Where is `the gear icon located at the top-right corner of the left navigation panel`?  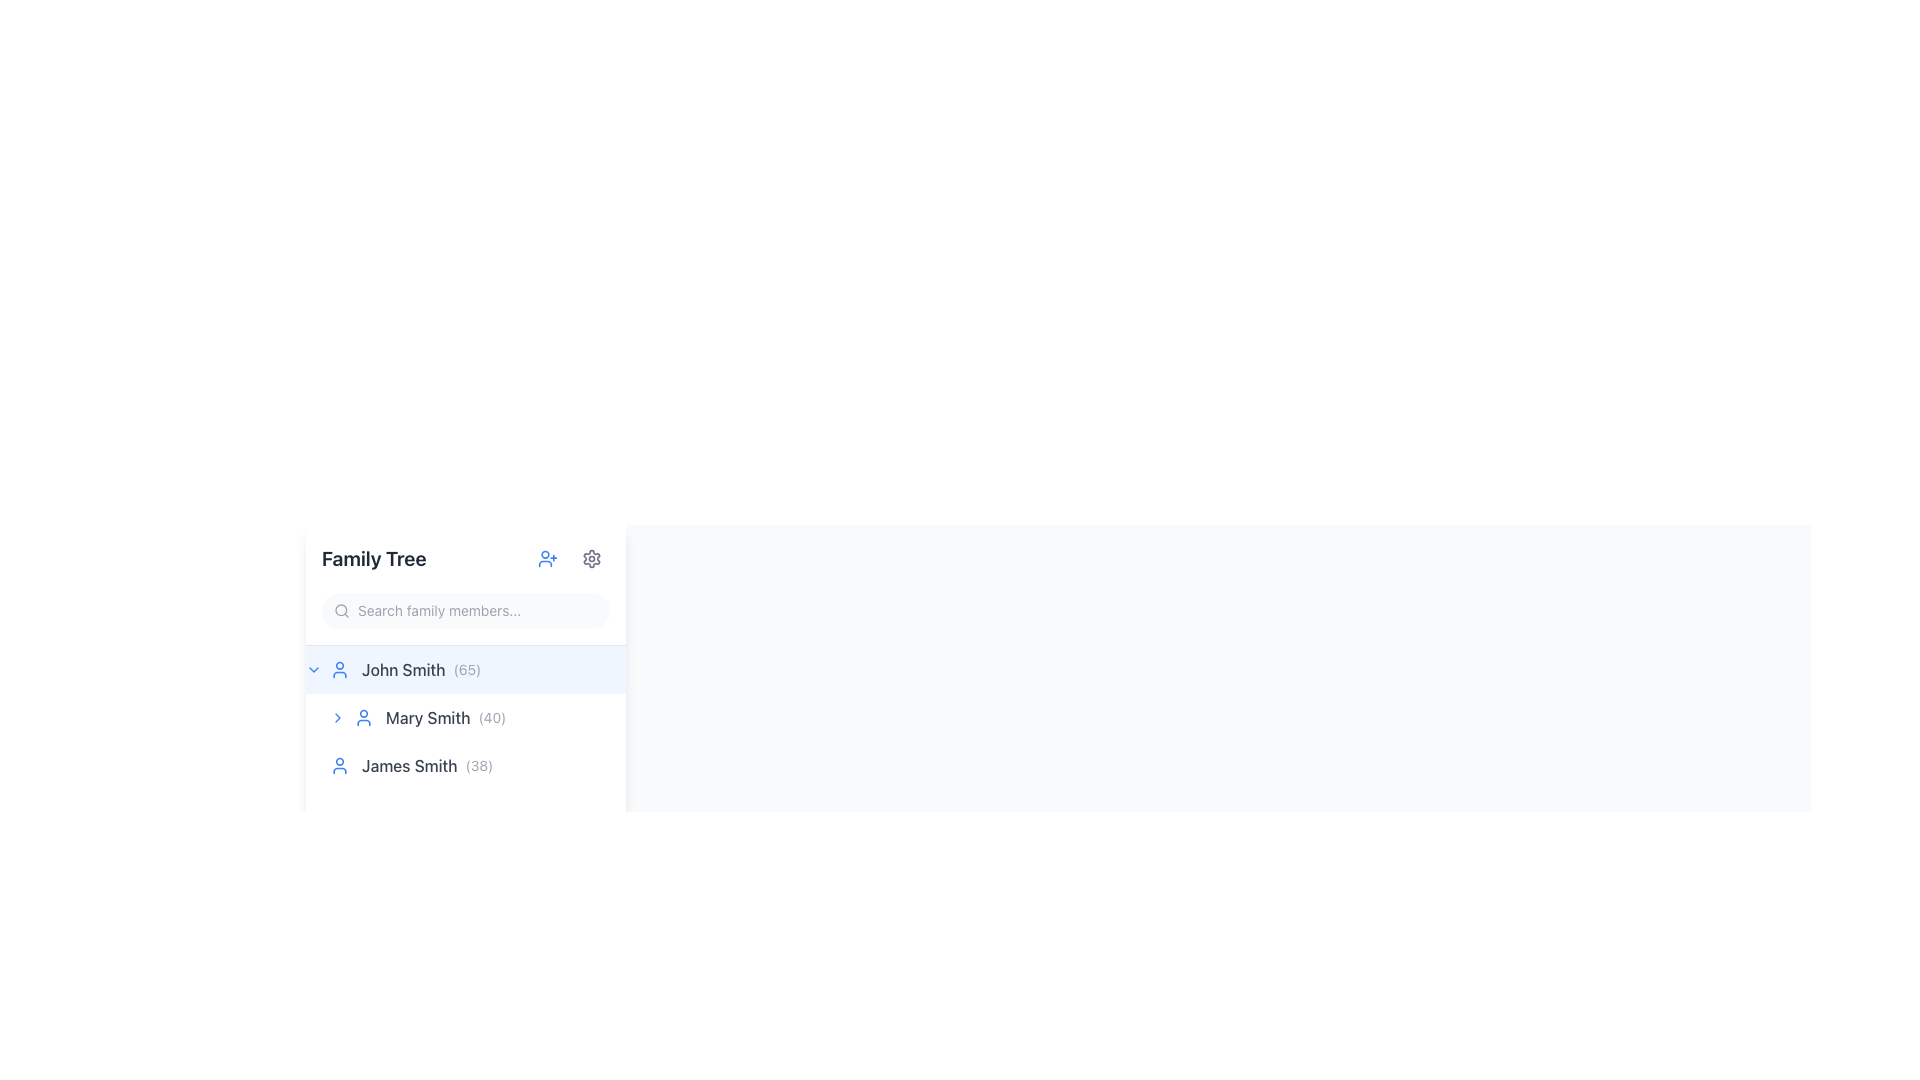 the gear icon located at the top-right corner of the left navigation panel is located at coordinates (590, 559).